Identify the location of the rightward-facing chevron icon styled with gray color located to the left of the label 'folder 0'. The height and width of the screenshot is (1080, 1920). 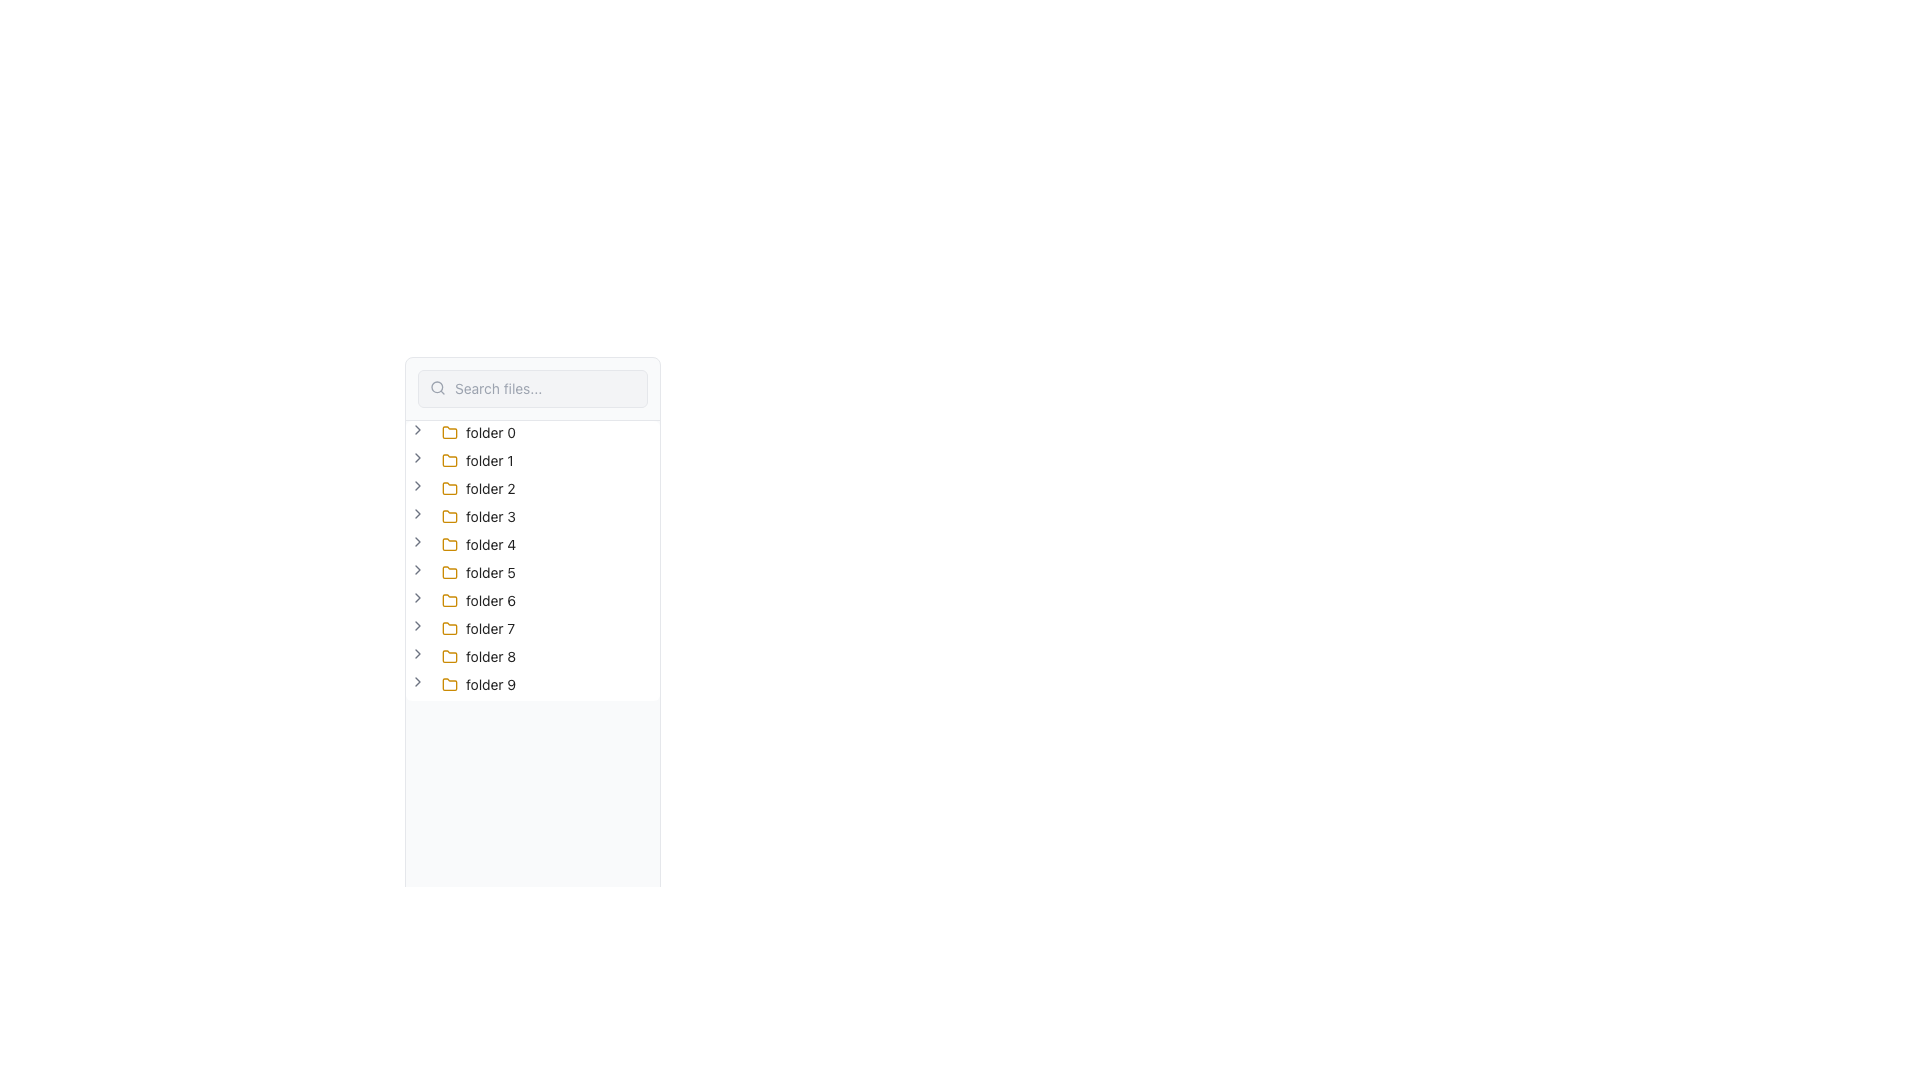
(416, 431).